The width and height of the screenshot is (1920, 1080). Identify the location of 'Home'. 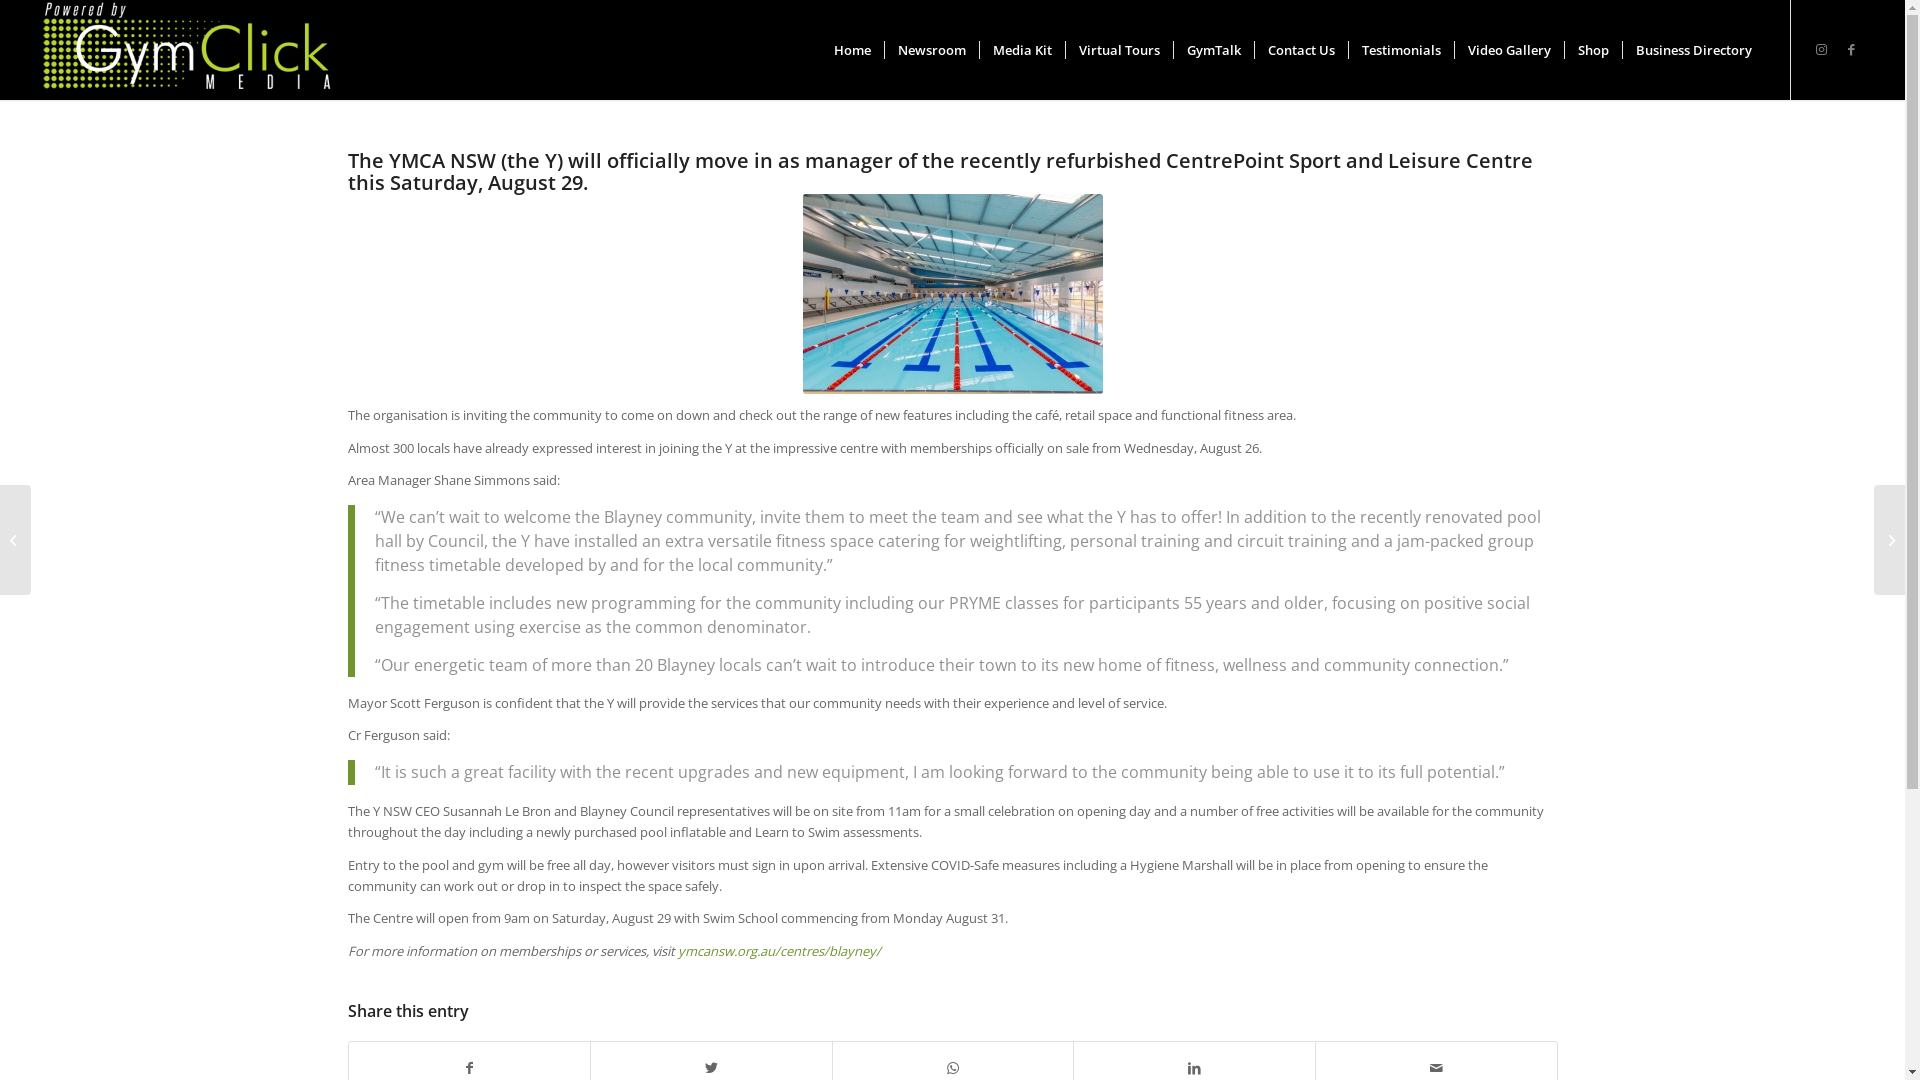
(852, 49).